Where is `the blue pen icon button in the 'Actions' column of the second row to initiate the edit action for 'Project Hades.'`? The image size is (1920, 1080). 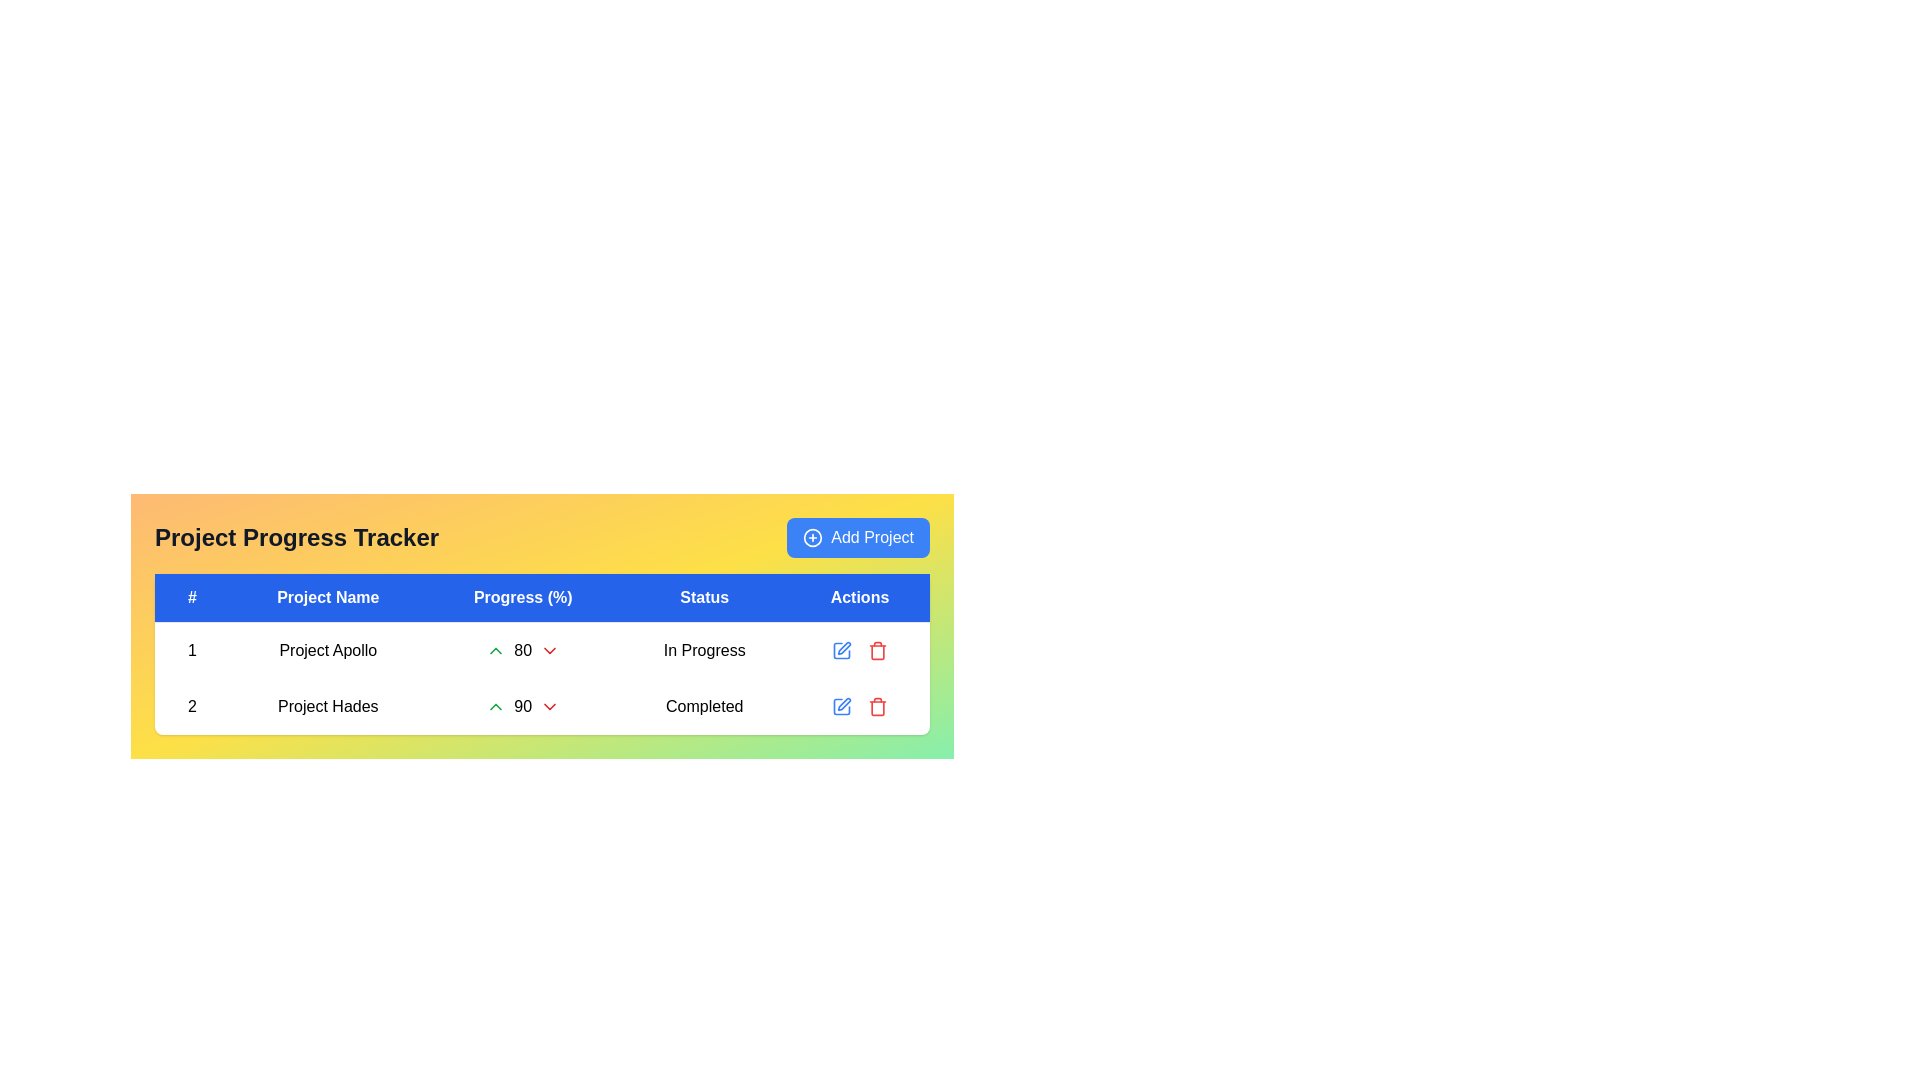 the blue pen icon button in the 'Actions' column of the second row to initiate the edit action for 'Project Hades.' is located at coordinates (844, 703).